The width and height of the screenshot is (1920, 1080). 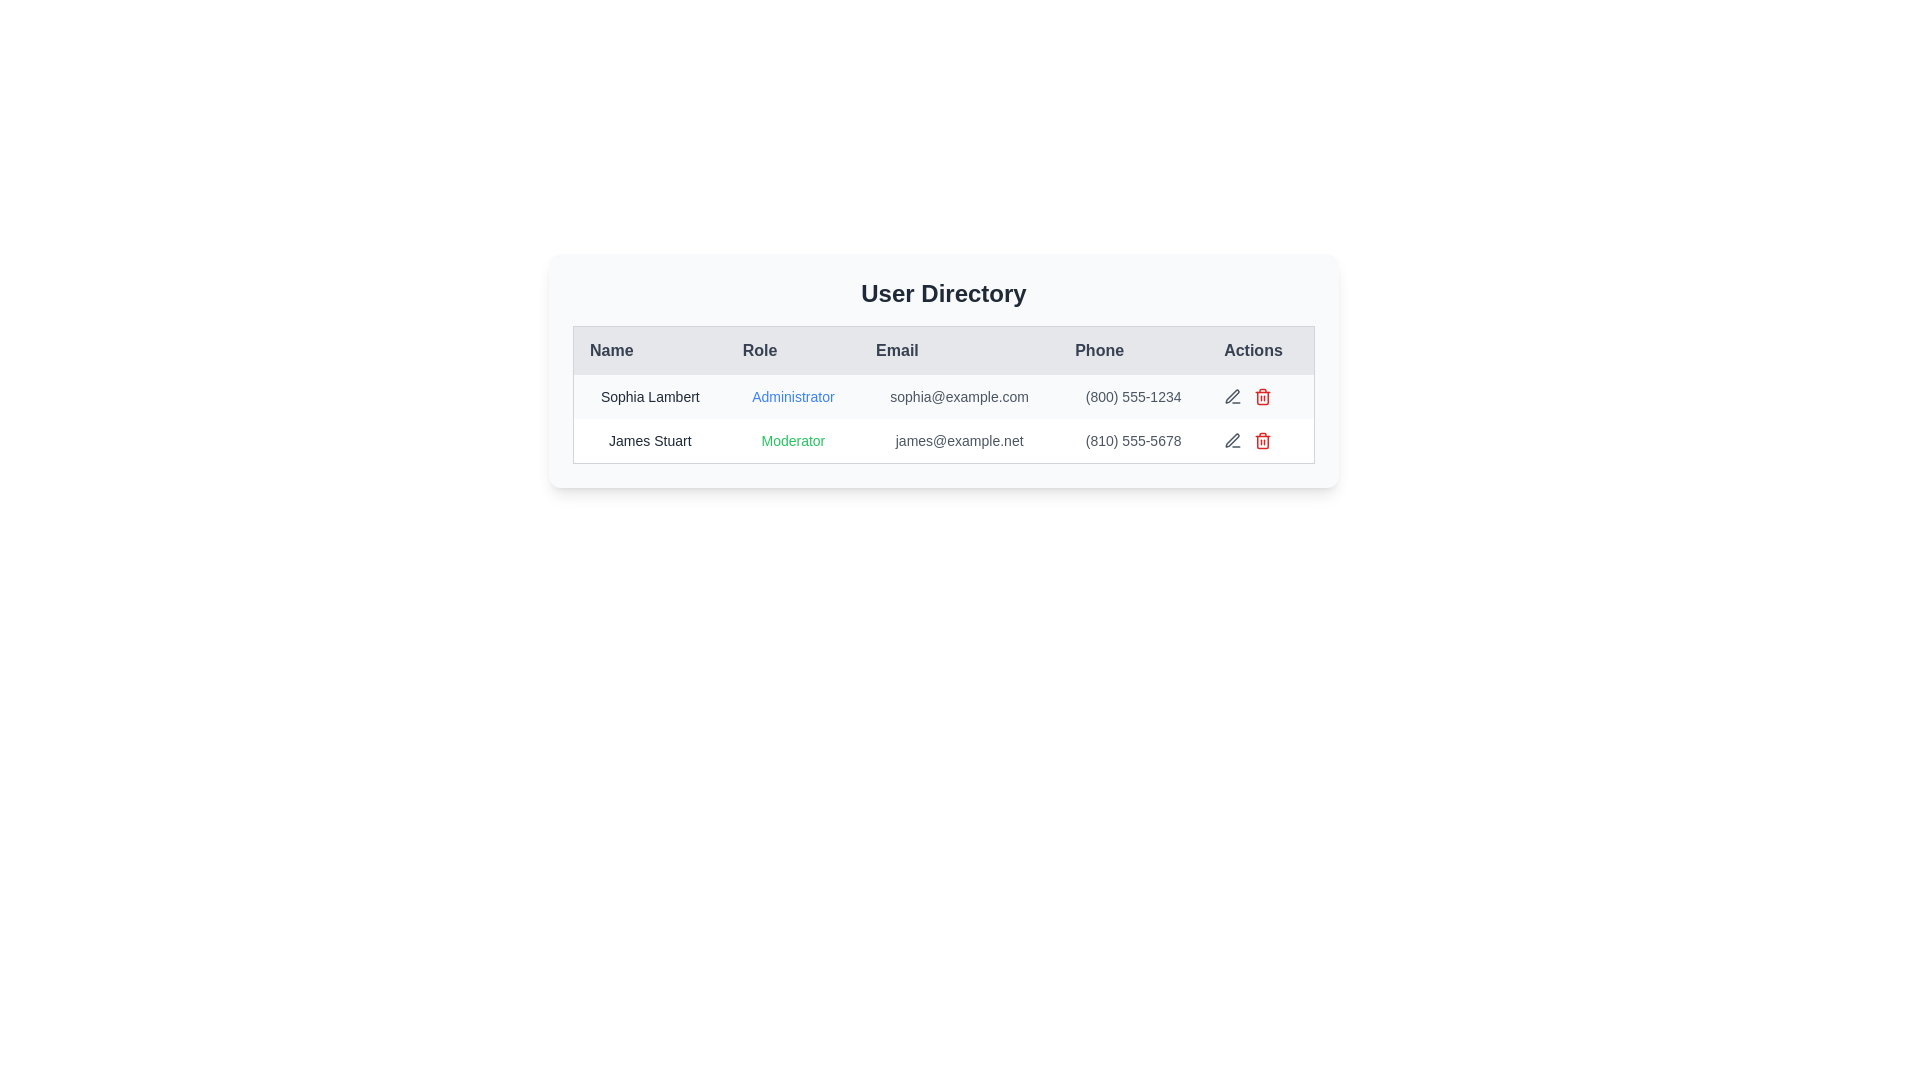 I want to click on the email address of the first user entry in the user directory table, so click(x=943, y=397).